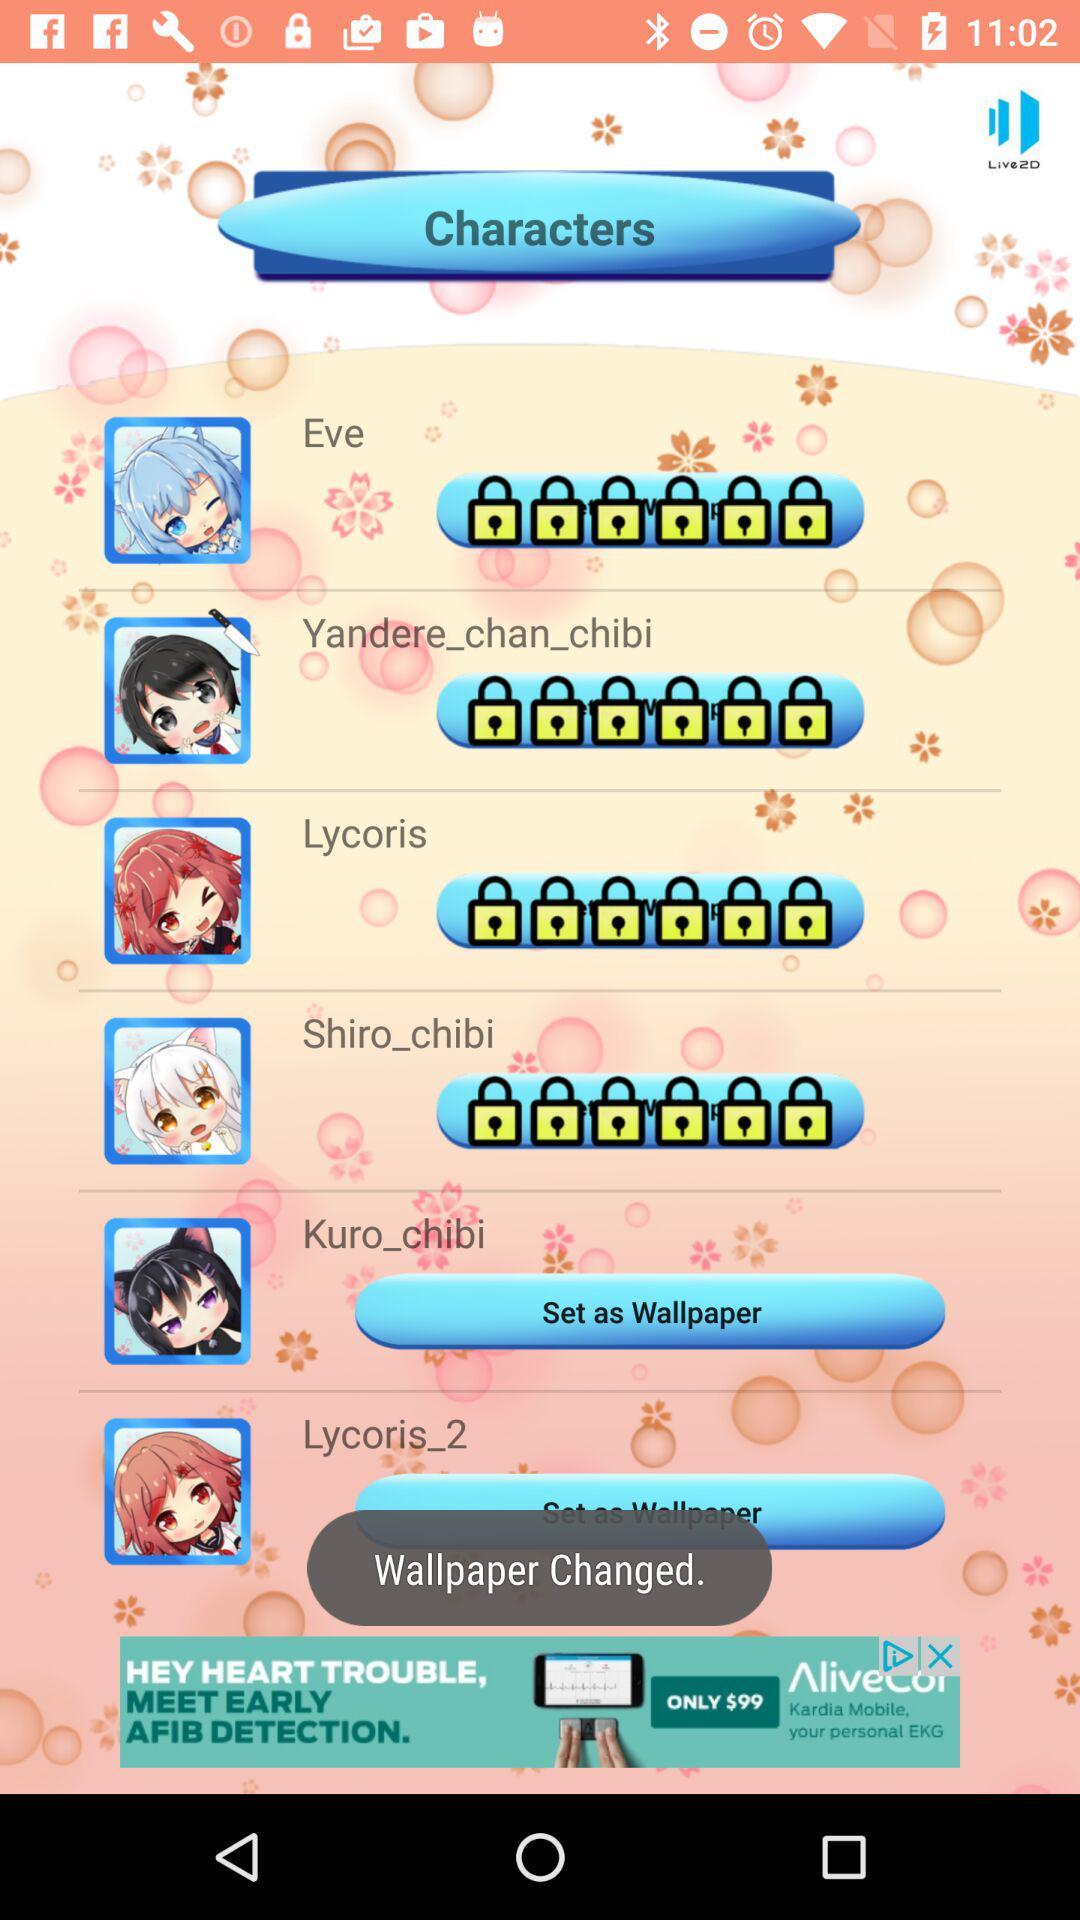 Image resolution: width=1080 pixels, height=1920 pixels. Describe the element at coordinates (540, 1701) in the screenshot. I see `visit the page` at that location.